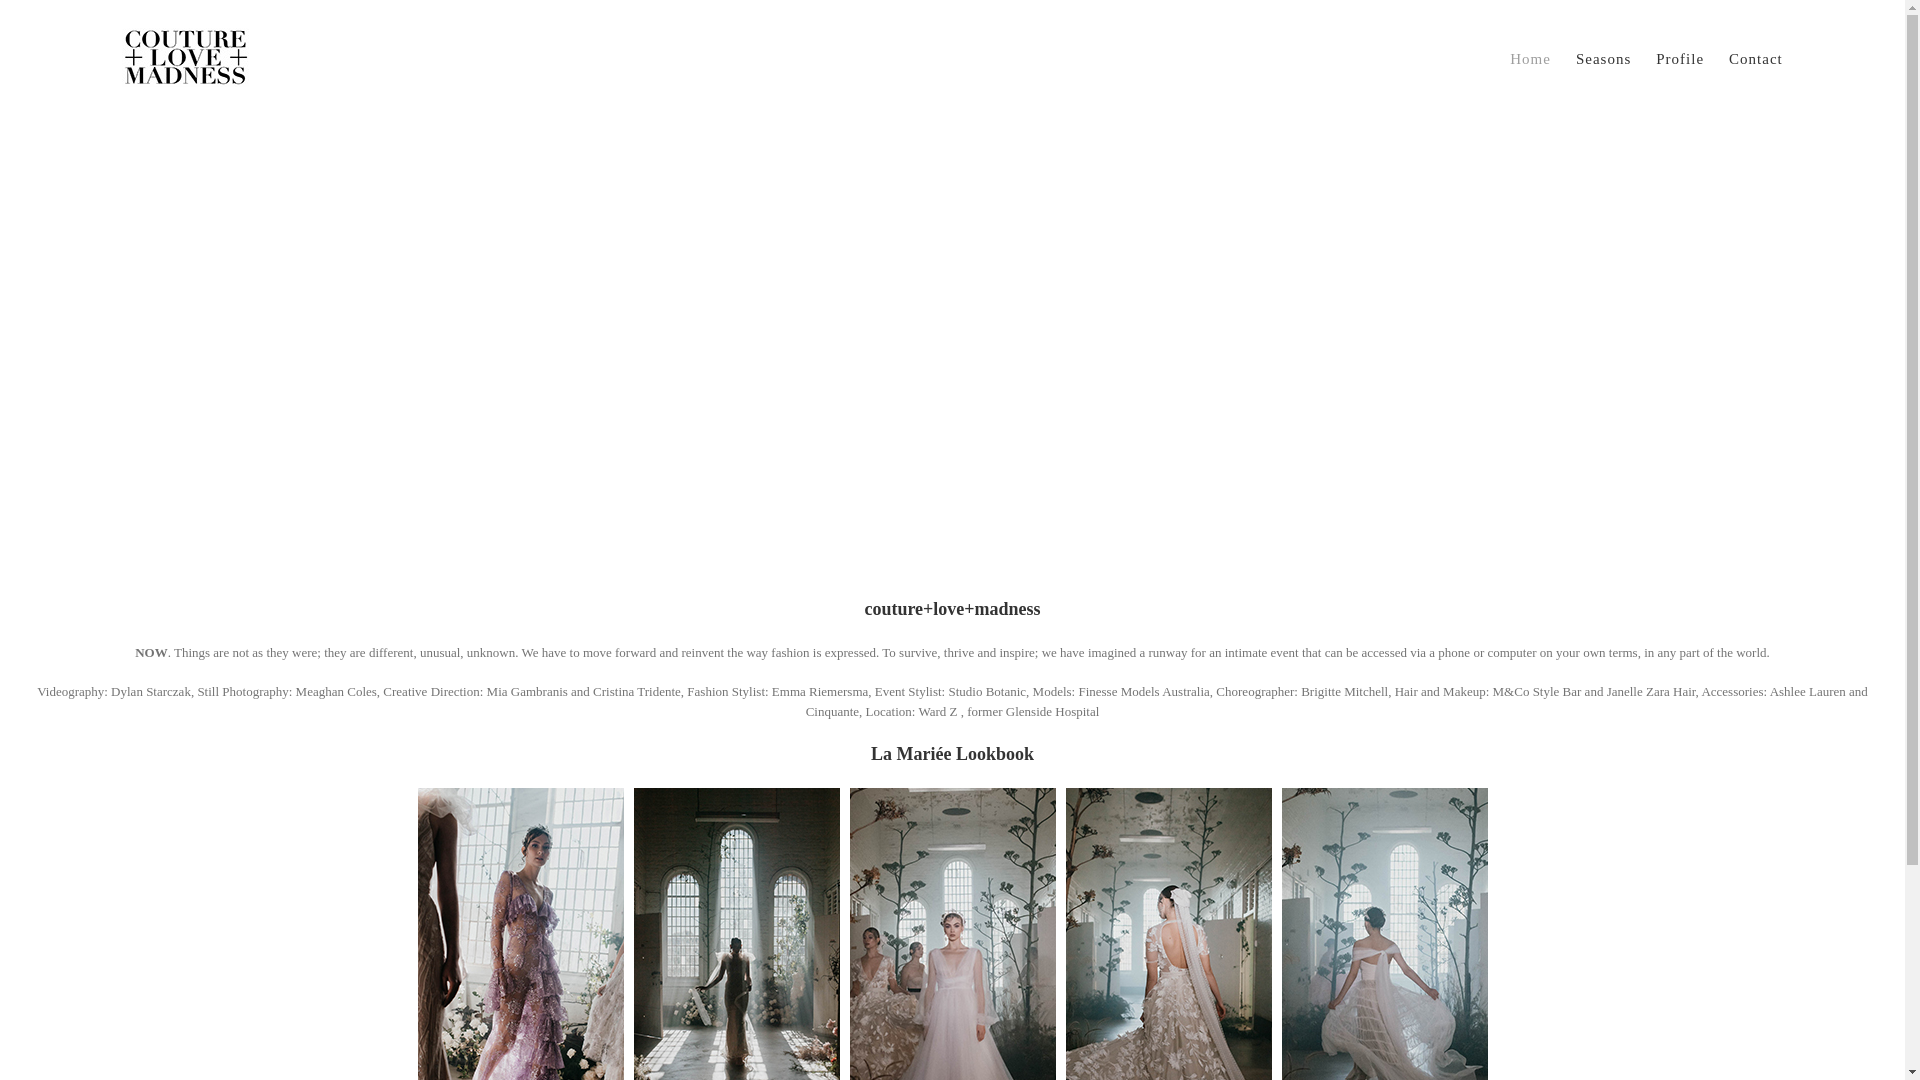 This screenshot has height=1080, width=1920. I want to click on 'Profile', so click(1680, 58).